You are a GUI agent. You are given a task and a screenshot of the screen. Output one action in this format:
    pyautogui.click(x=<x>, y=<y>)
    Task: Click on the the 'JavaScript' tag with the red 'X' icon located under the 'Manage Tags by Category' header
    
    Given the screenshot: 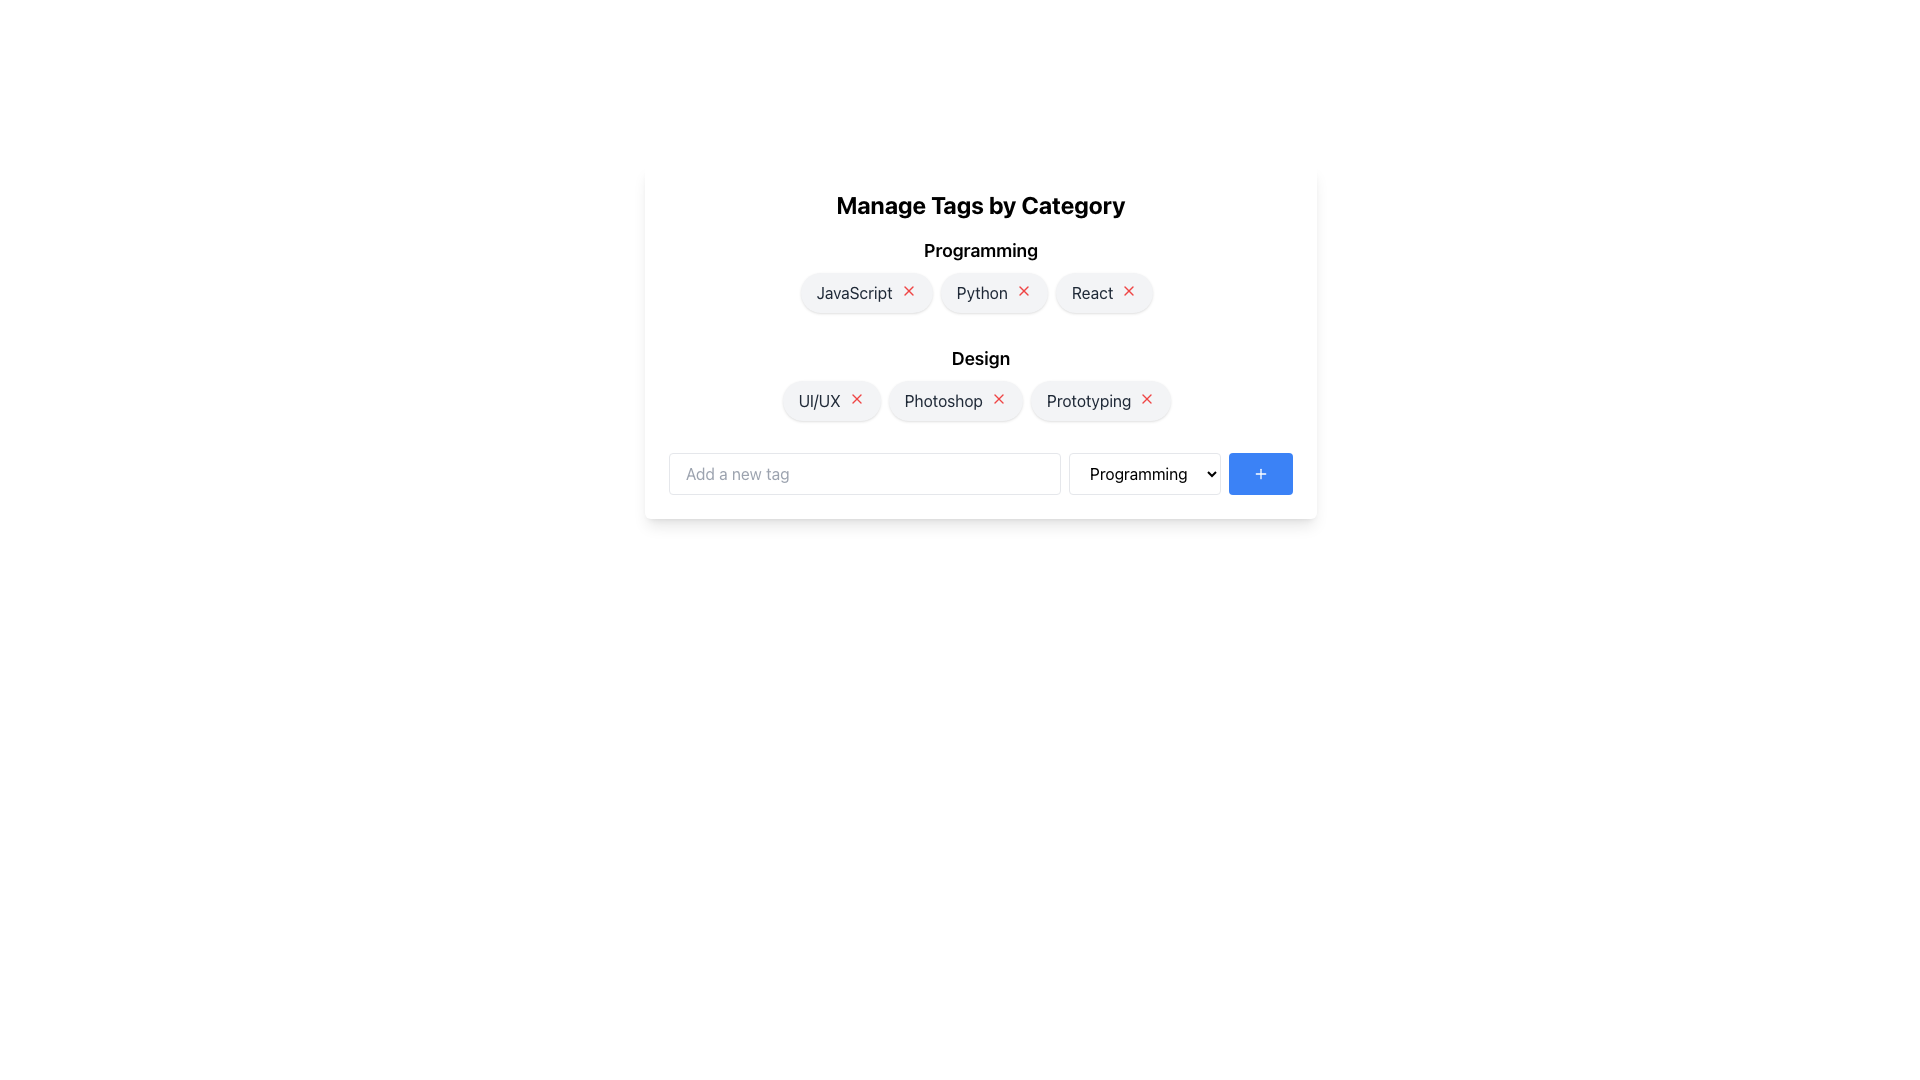 What is the action you would take?
    pyautogui.click(x=866, y=293)
    